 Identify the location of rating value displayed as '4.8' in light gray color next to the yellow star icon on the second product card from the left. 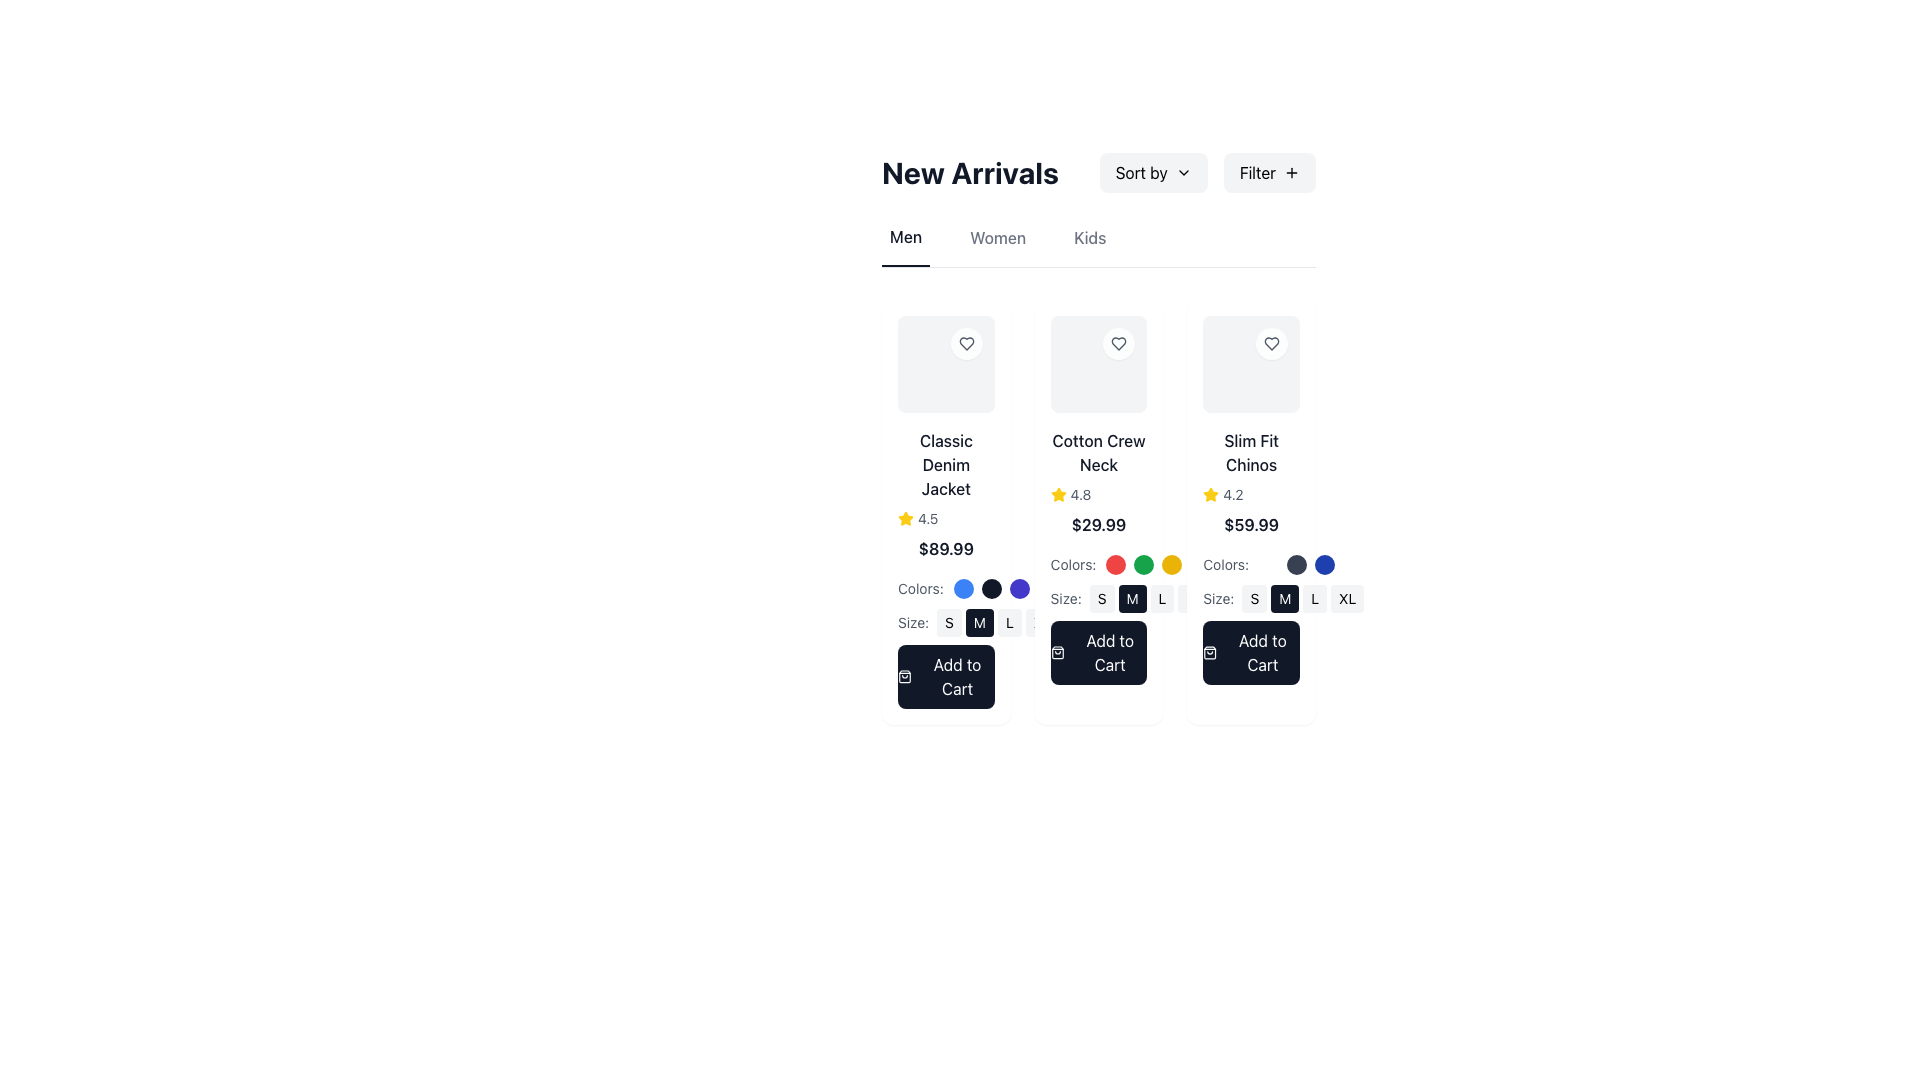
(1079, 494).